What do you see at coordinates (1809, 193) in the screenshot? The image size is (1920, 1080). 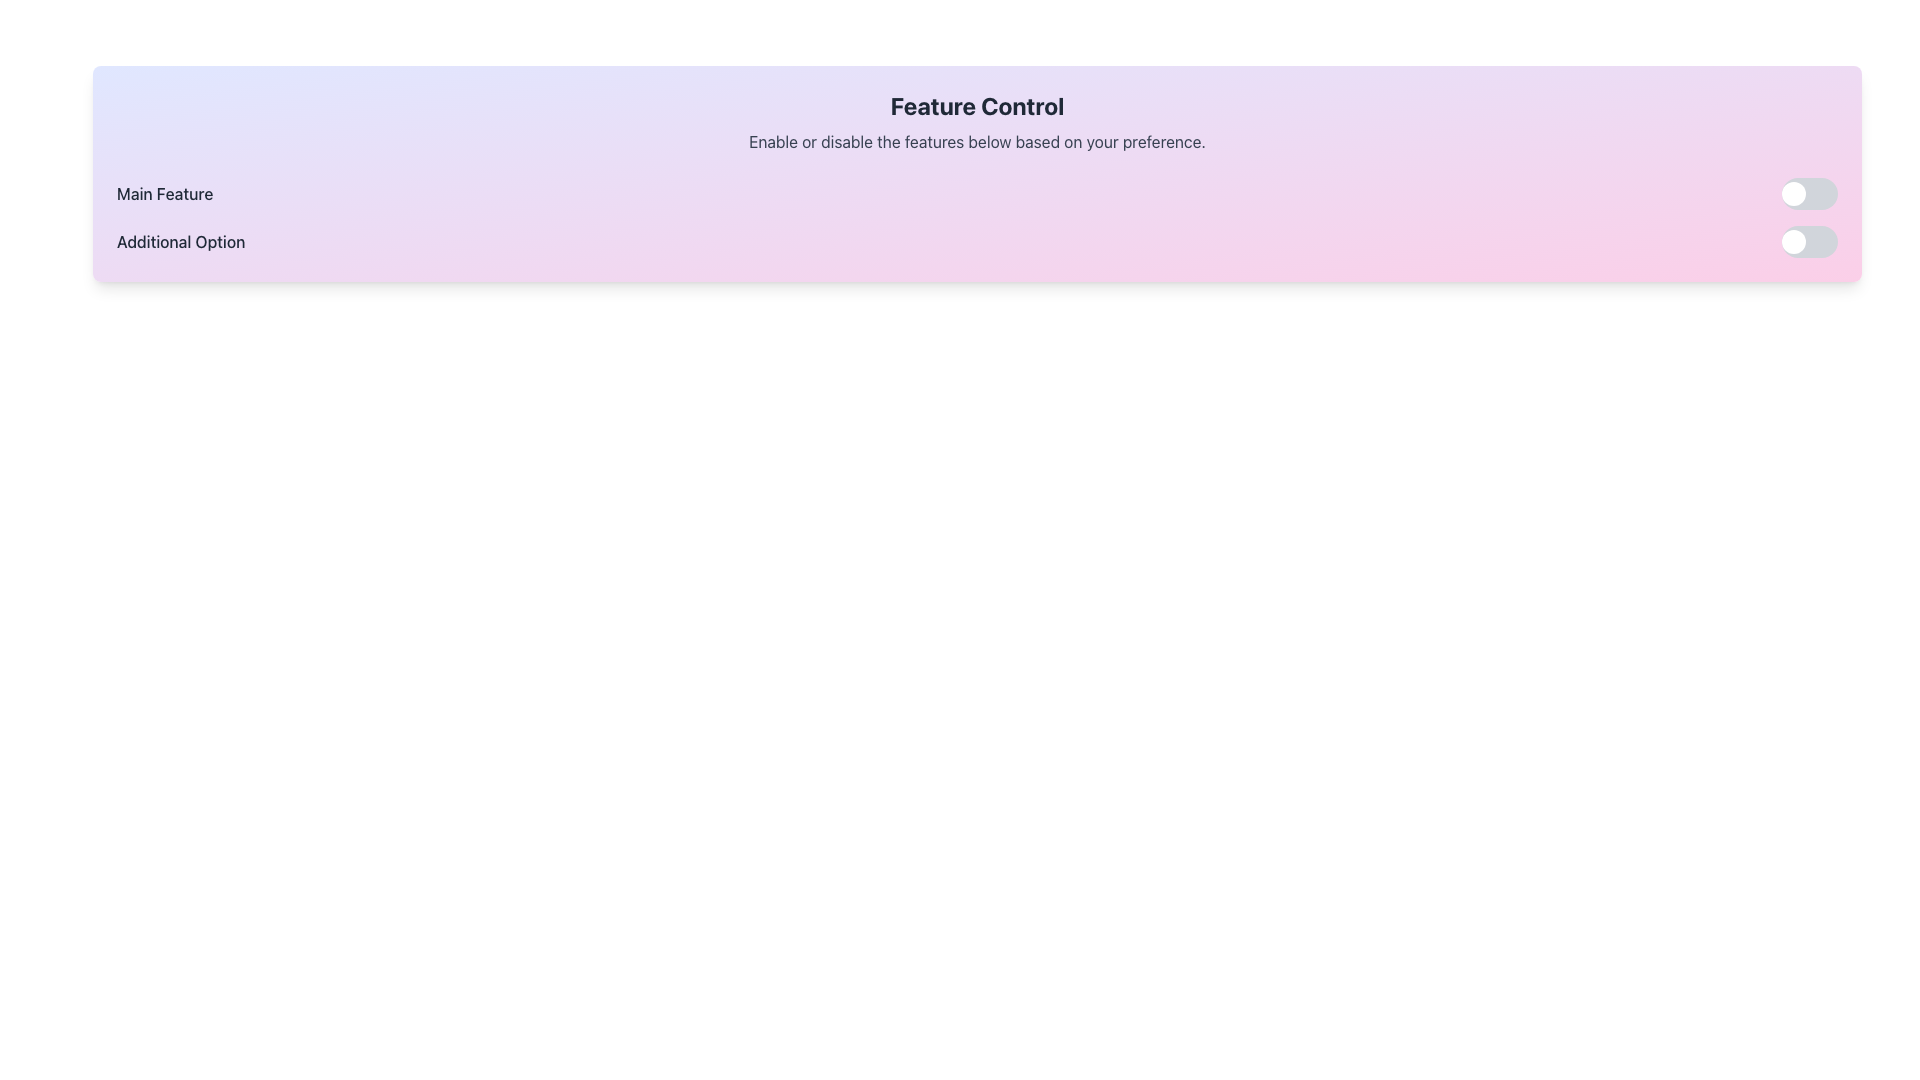 I see `the toggle switch located on the far right end of the row labeled 'Main Feature'` at bounding box center [1809, 193].